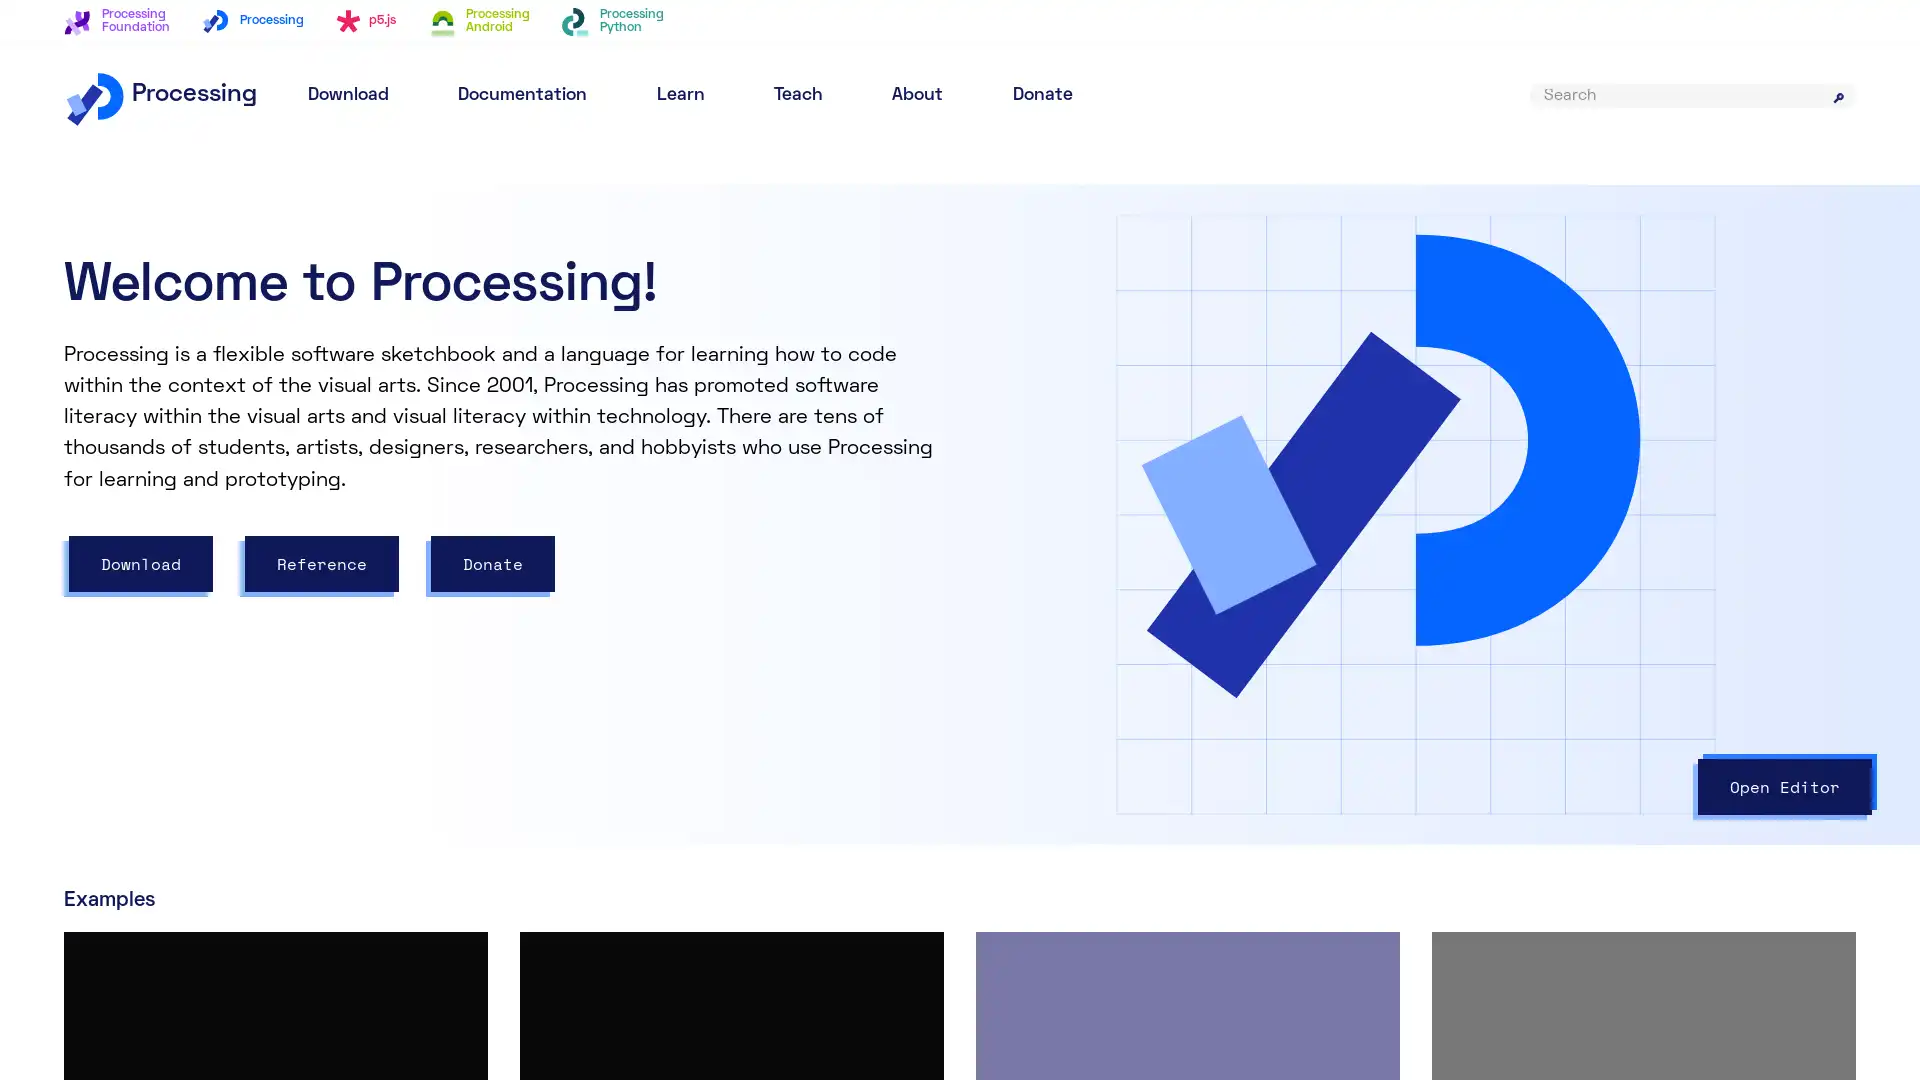 The width and height of the screenshot is (1920, 1080). What do you see at coordinates (1193, 616) in the screenshot?
I see `change position` at bounding box center [1193, 616].